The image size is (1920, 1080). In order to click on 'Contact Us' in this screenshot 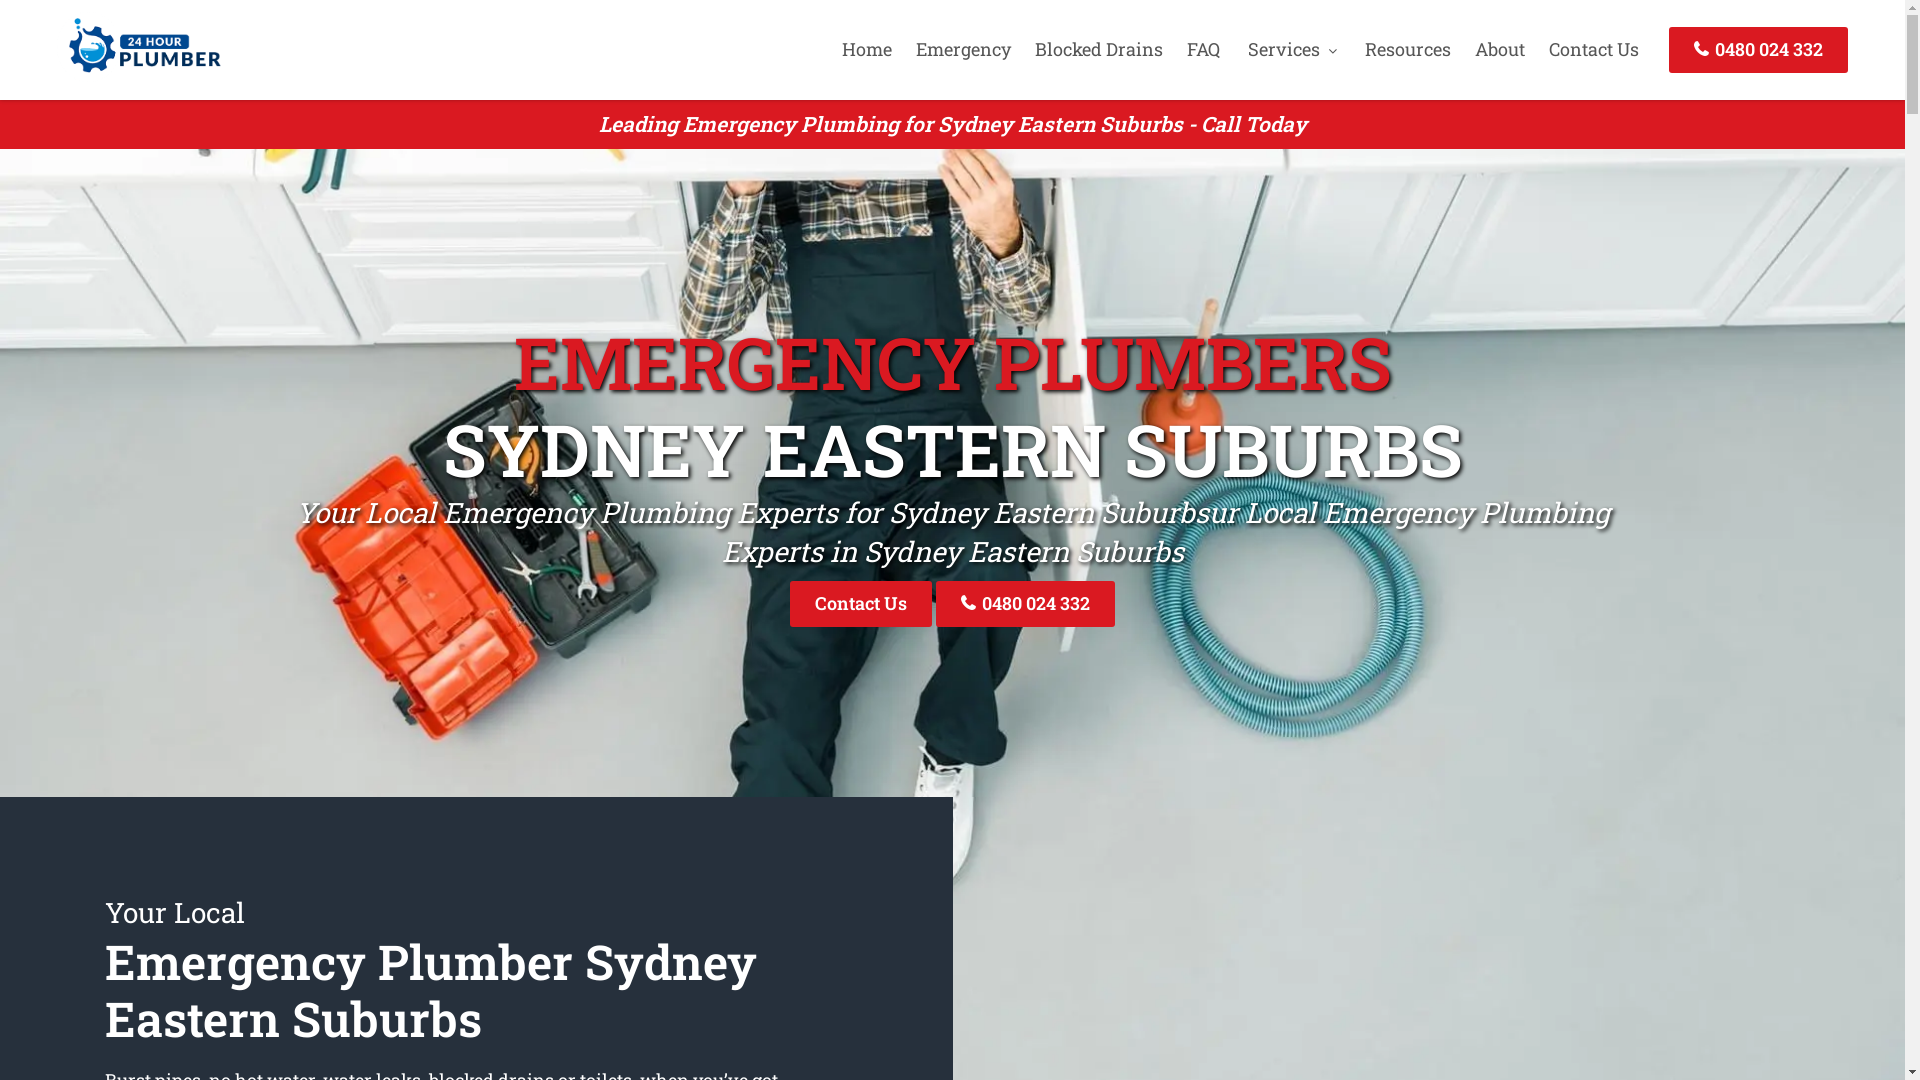, I will do `click(860, 602)`.